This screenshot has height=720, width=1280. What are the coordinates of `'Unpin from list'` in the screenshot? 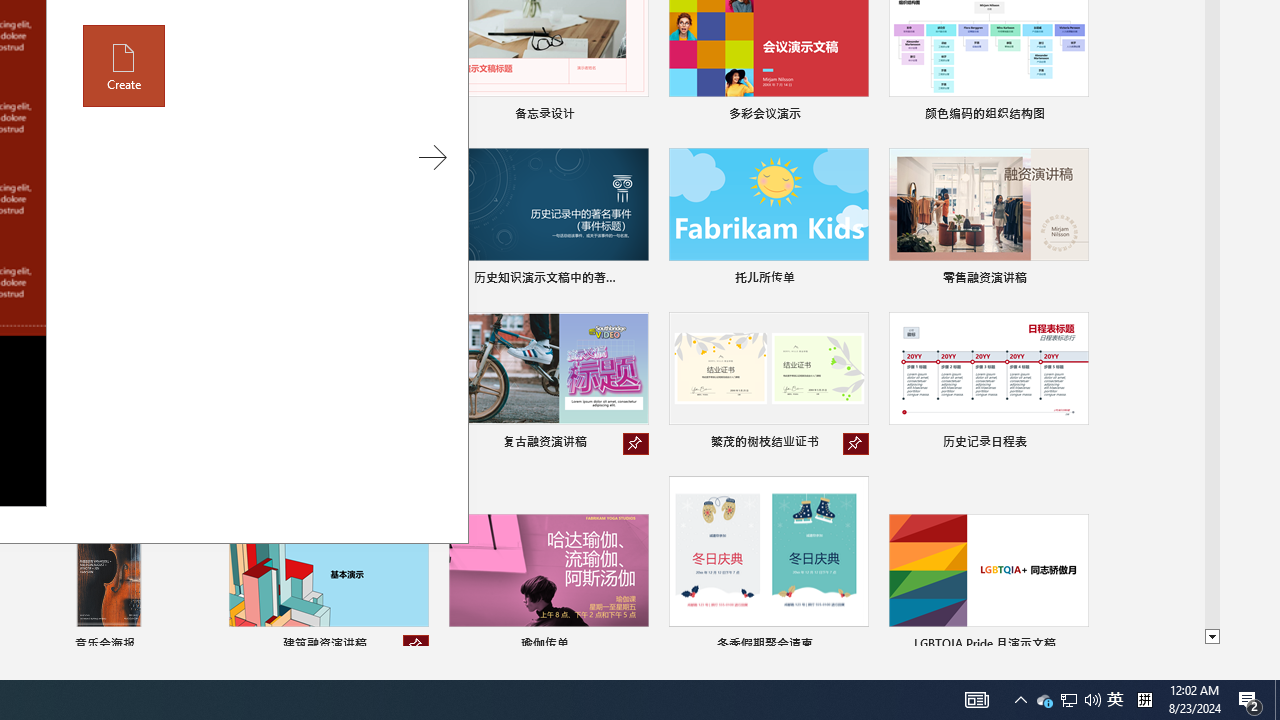 It's located at (415, 645).